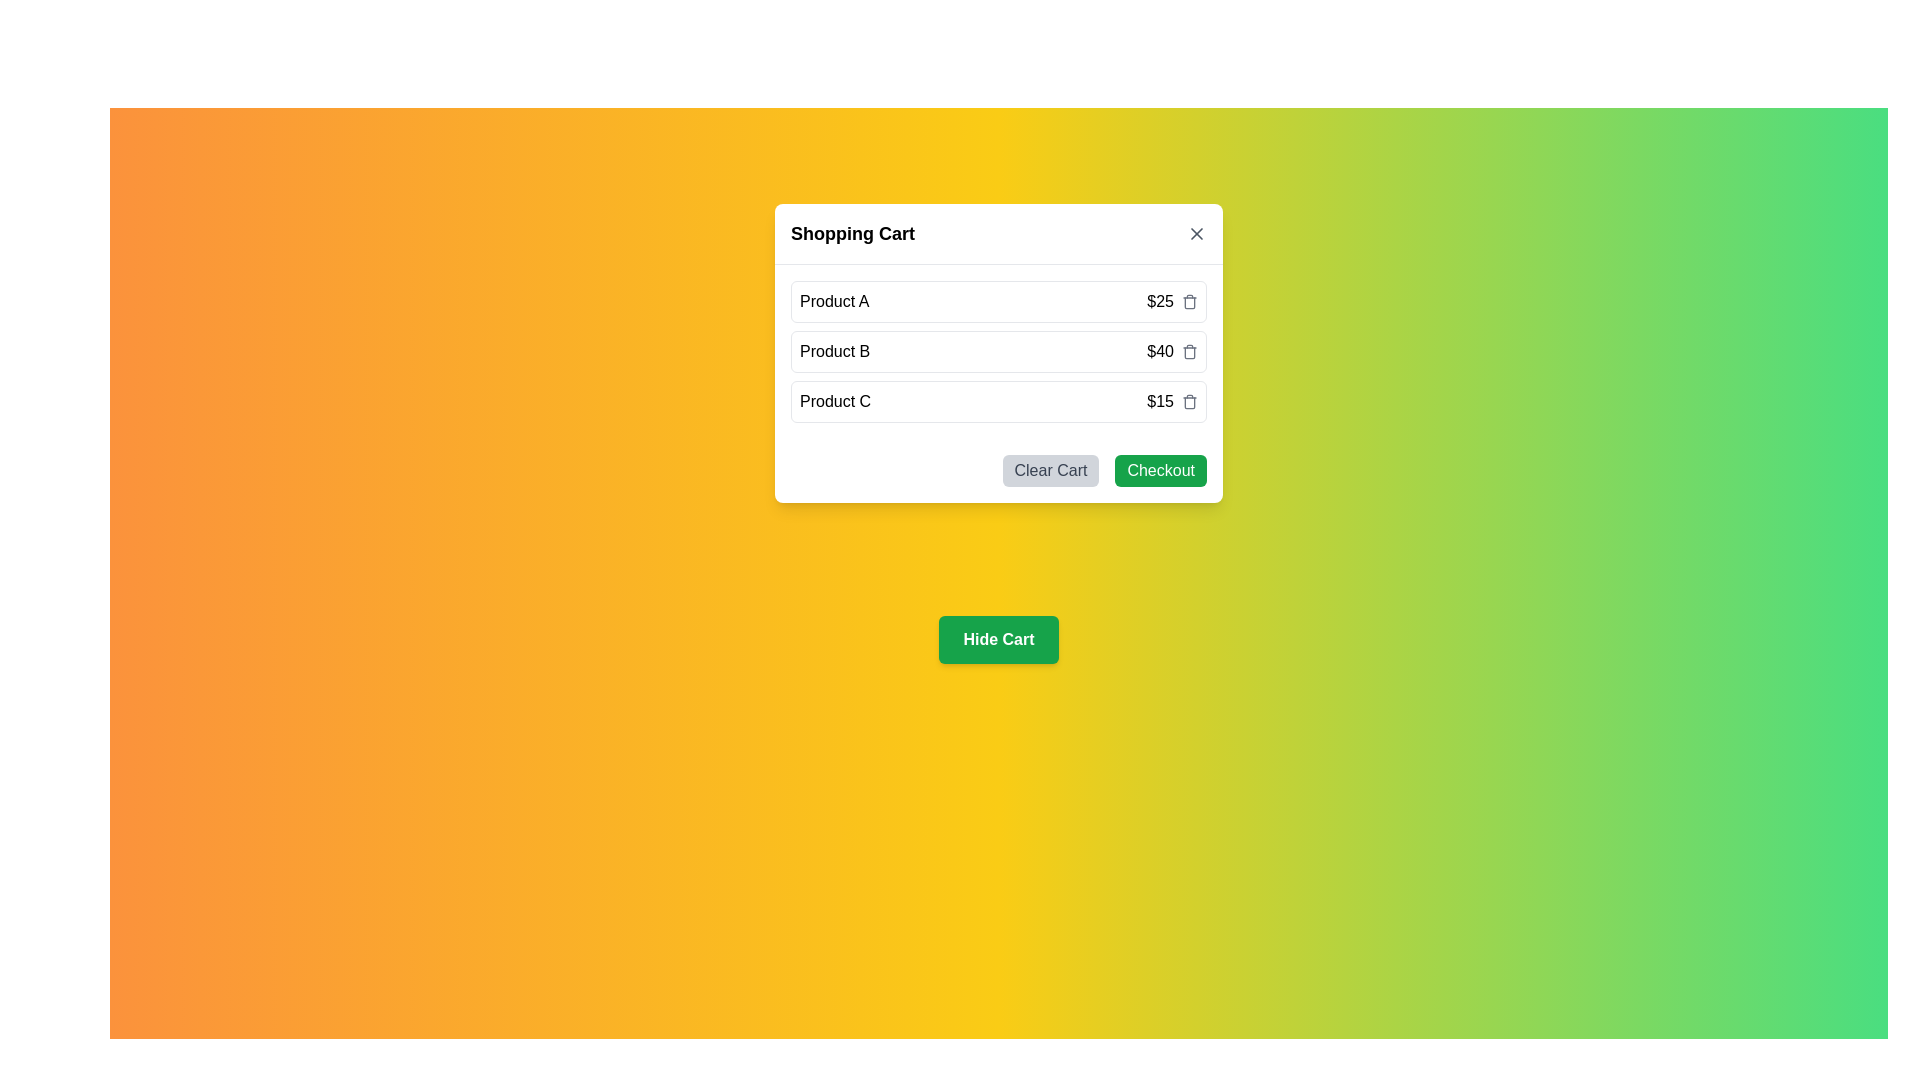 The height and width of the screenshot is (1080, 1920). What do you see at coordinates (998, 640) in the screenshot?
I see `the button located beneath the shopping cart panel to hide the shopping cart interface` at bounding box center [998, 640].